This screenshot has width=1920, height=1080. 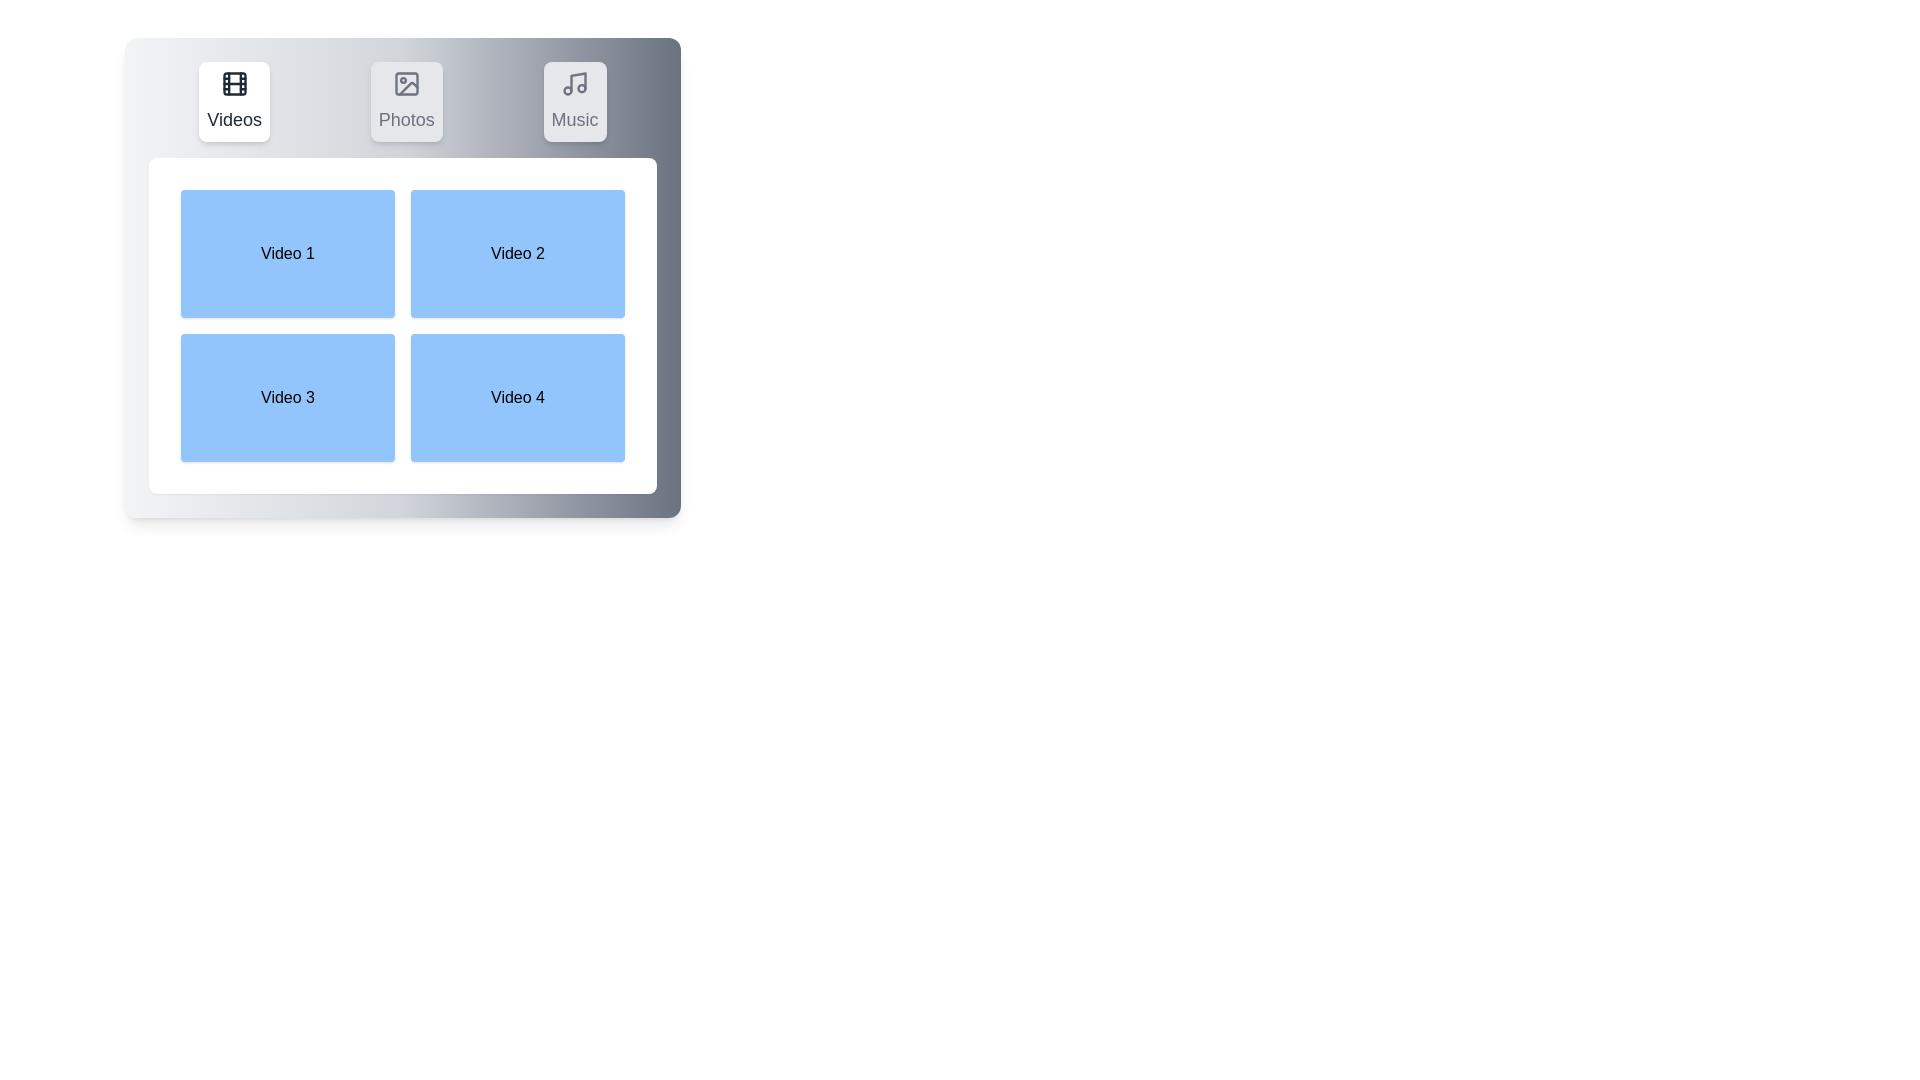 What do you see at coordinates (234, 101) in the screenshot?
I see `the Videos tab to switch to the corresponding section` at bounding box center [234, 101].